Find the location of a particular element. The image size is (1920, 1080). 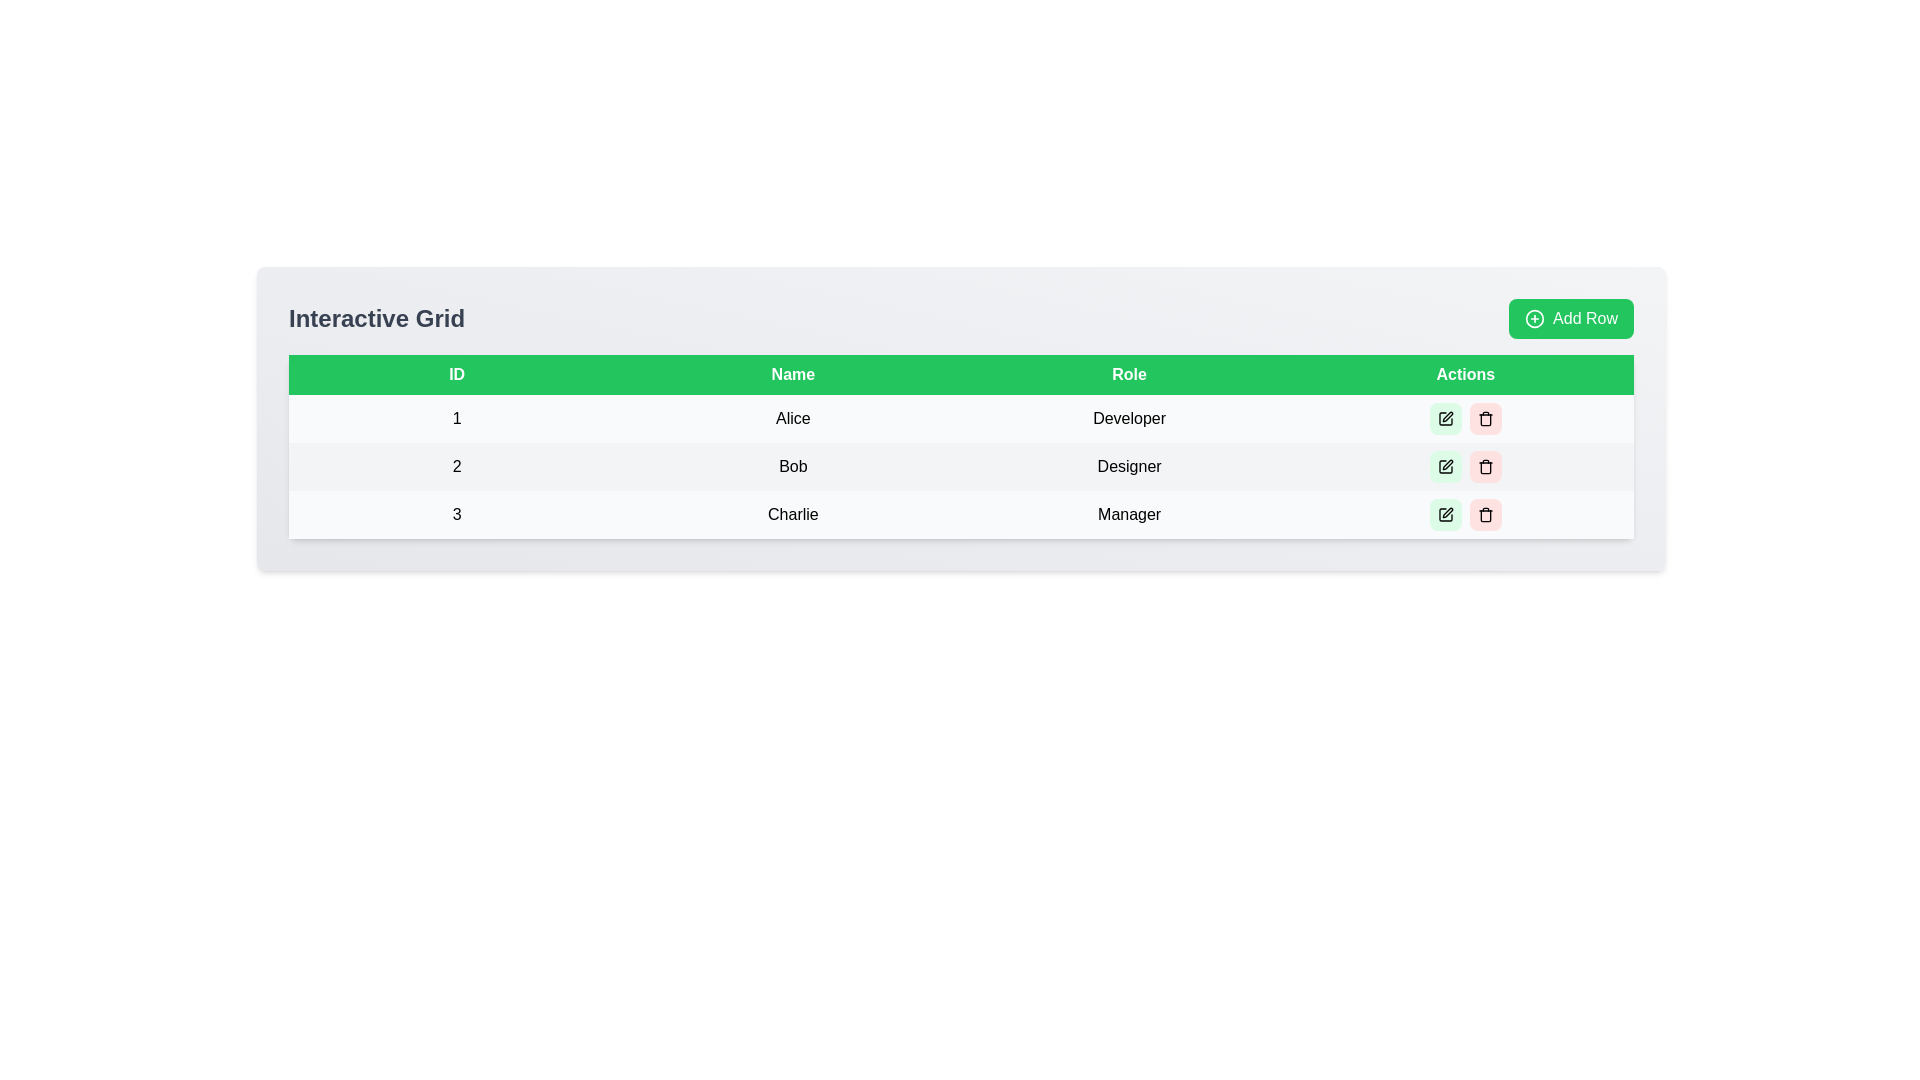

the table cell displaying the text 'Charlie' which is located in the third row under the 'Name' column is located at coordinates (792, 514).